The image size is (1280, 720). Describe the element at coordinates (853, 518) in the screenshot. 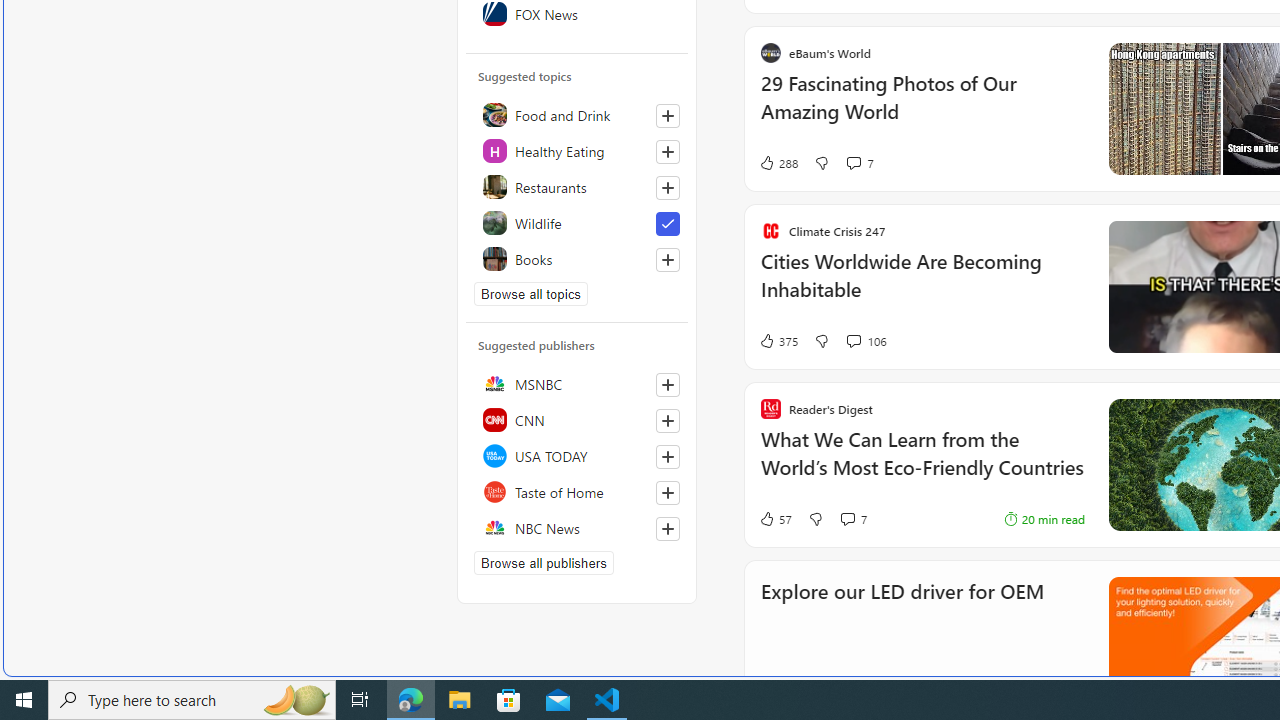

I see `'View comments 7 Comment'` at that location.